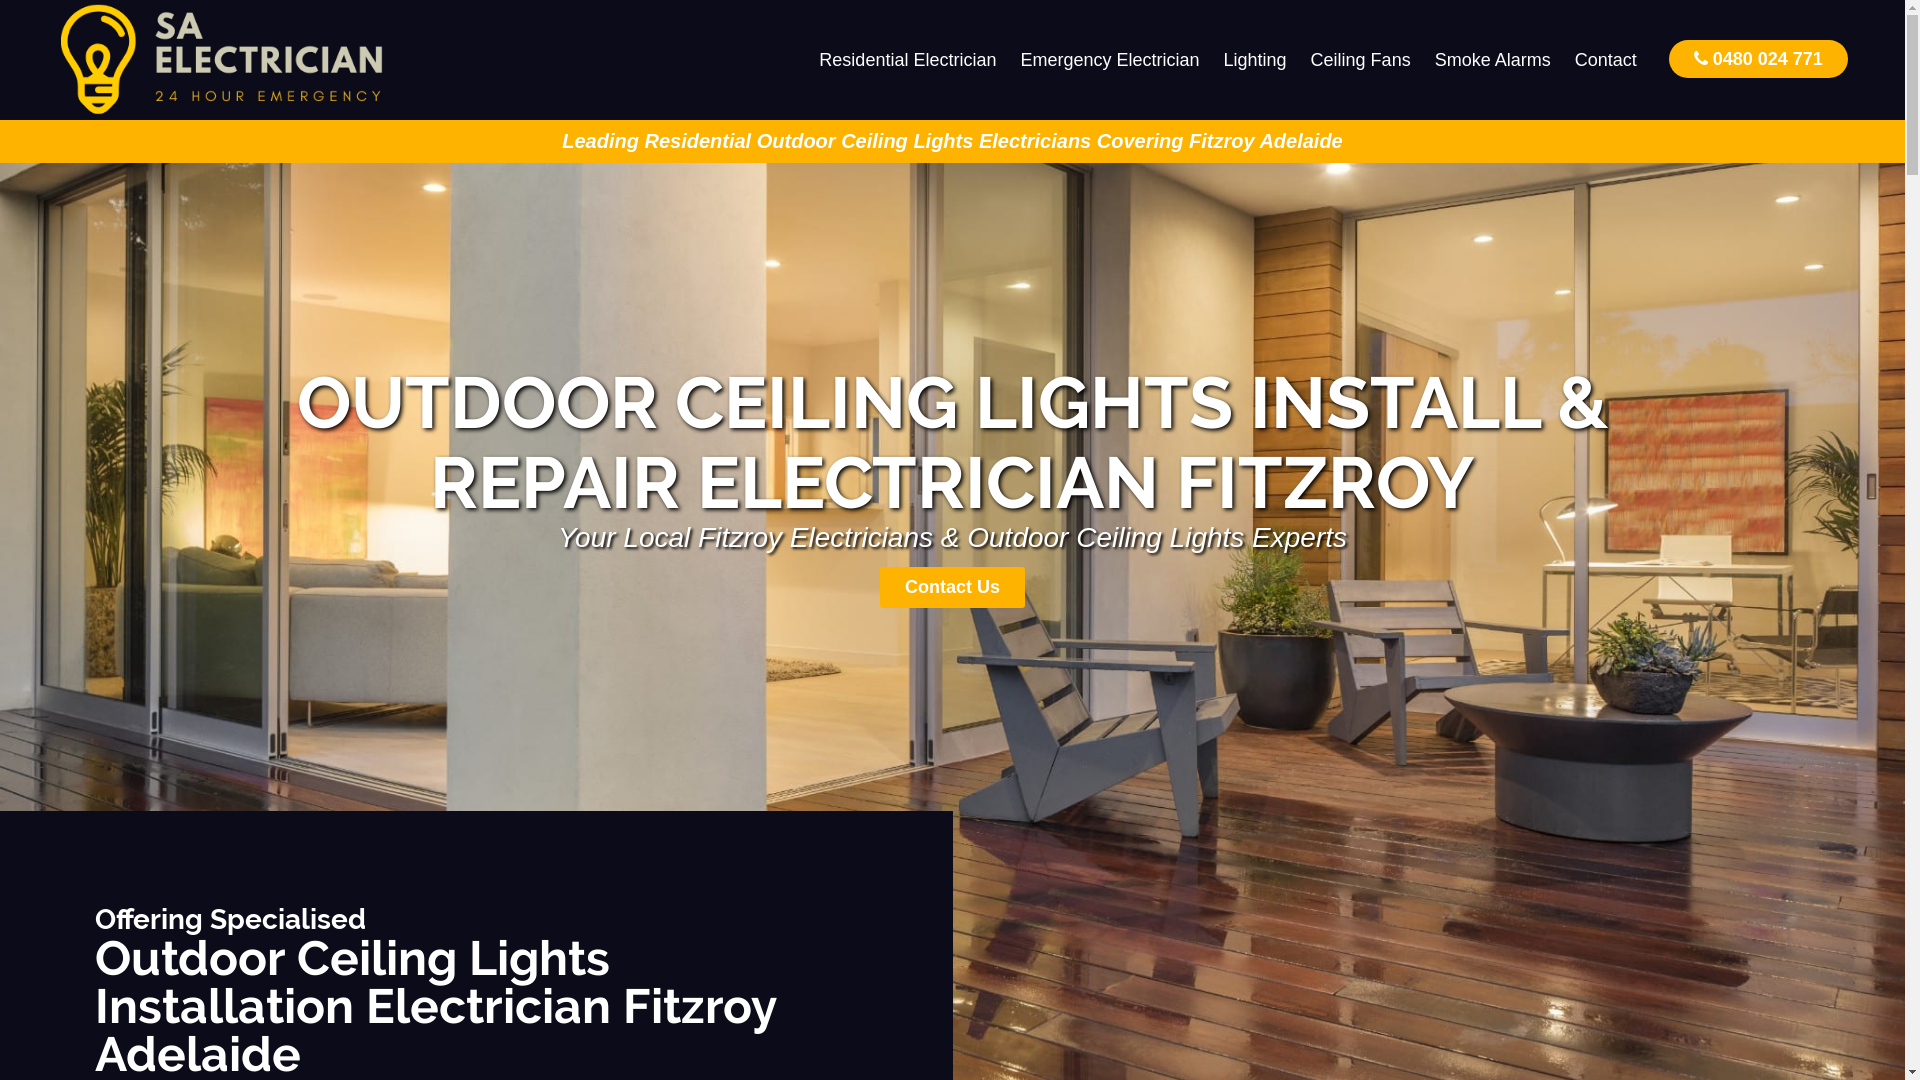  I want to click on '0480 024 771', so click(1669, 57).